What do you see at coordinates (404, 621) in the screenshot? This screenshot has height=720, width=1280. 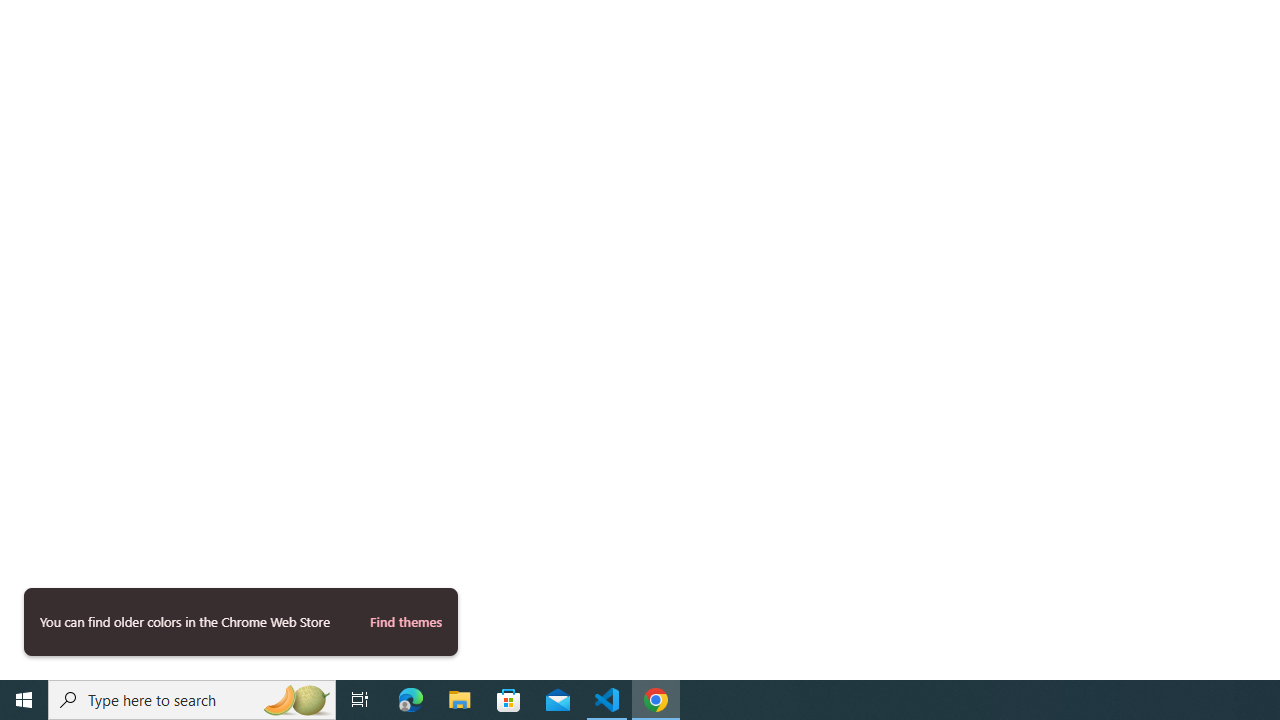 I see `'Find themes'` at bounding box center [404, 621].